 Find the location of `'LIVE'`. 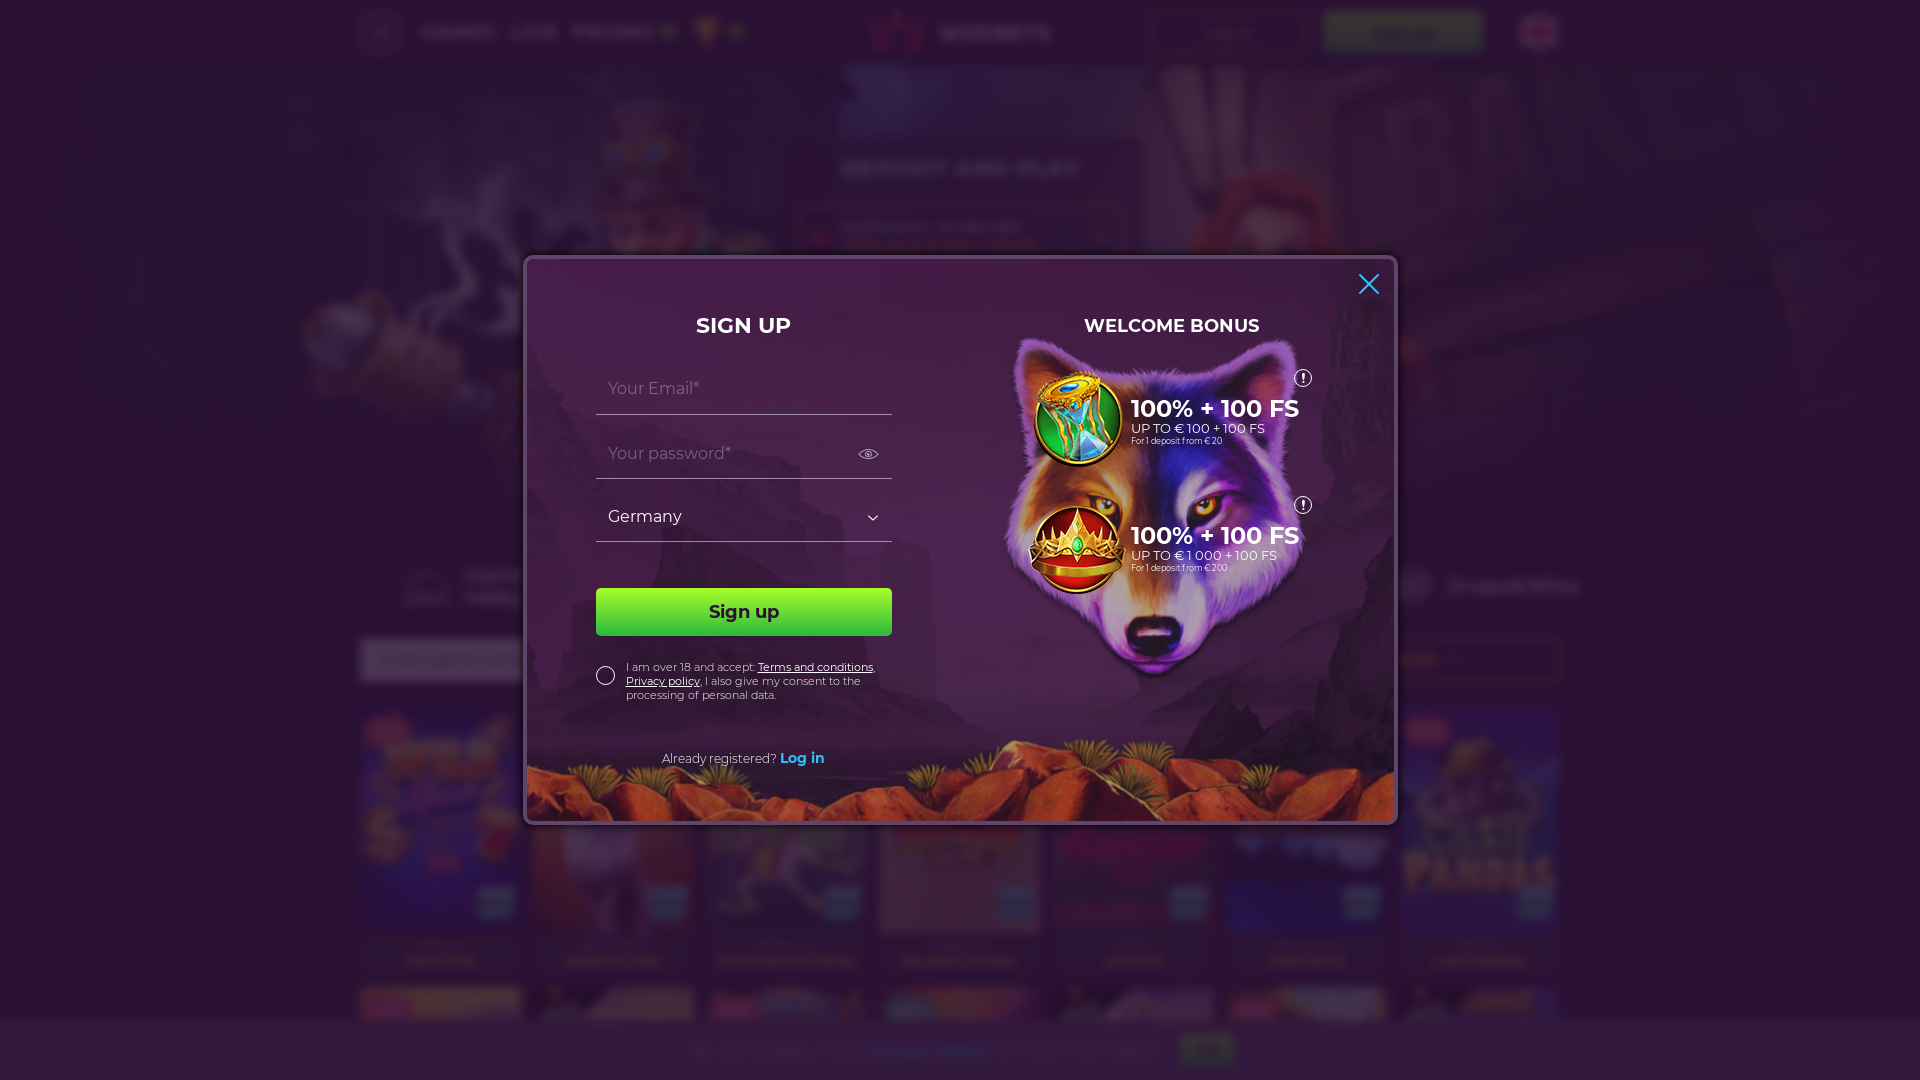

'LIVE' is located at coordinates (533, 31).